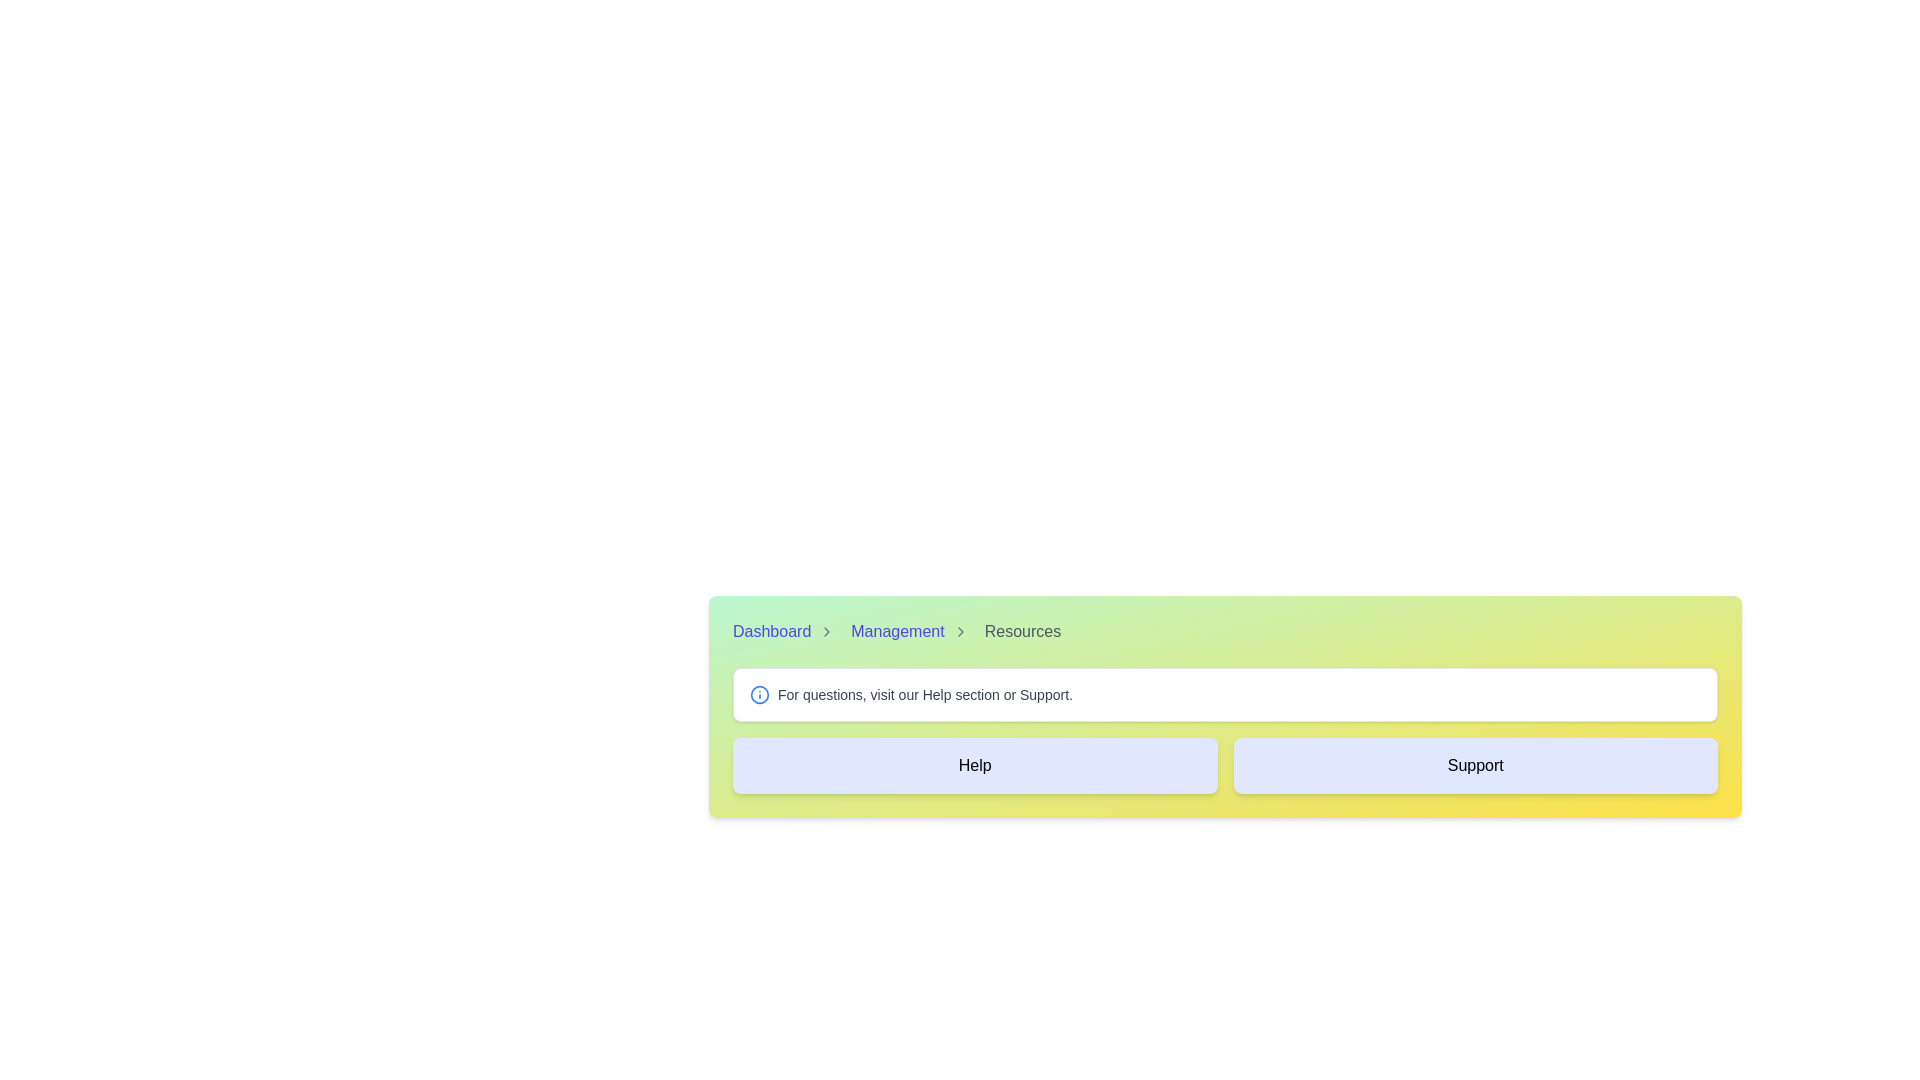  I want to click on the Circle SVG graphical element located on the left side of the horizontal informational bar containing text, which serves as a decorative or symbolic part of an informational icon, so click(758, 693).